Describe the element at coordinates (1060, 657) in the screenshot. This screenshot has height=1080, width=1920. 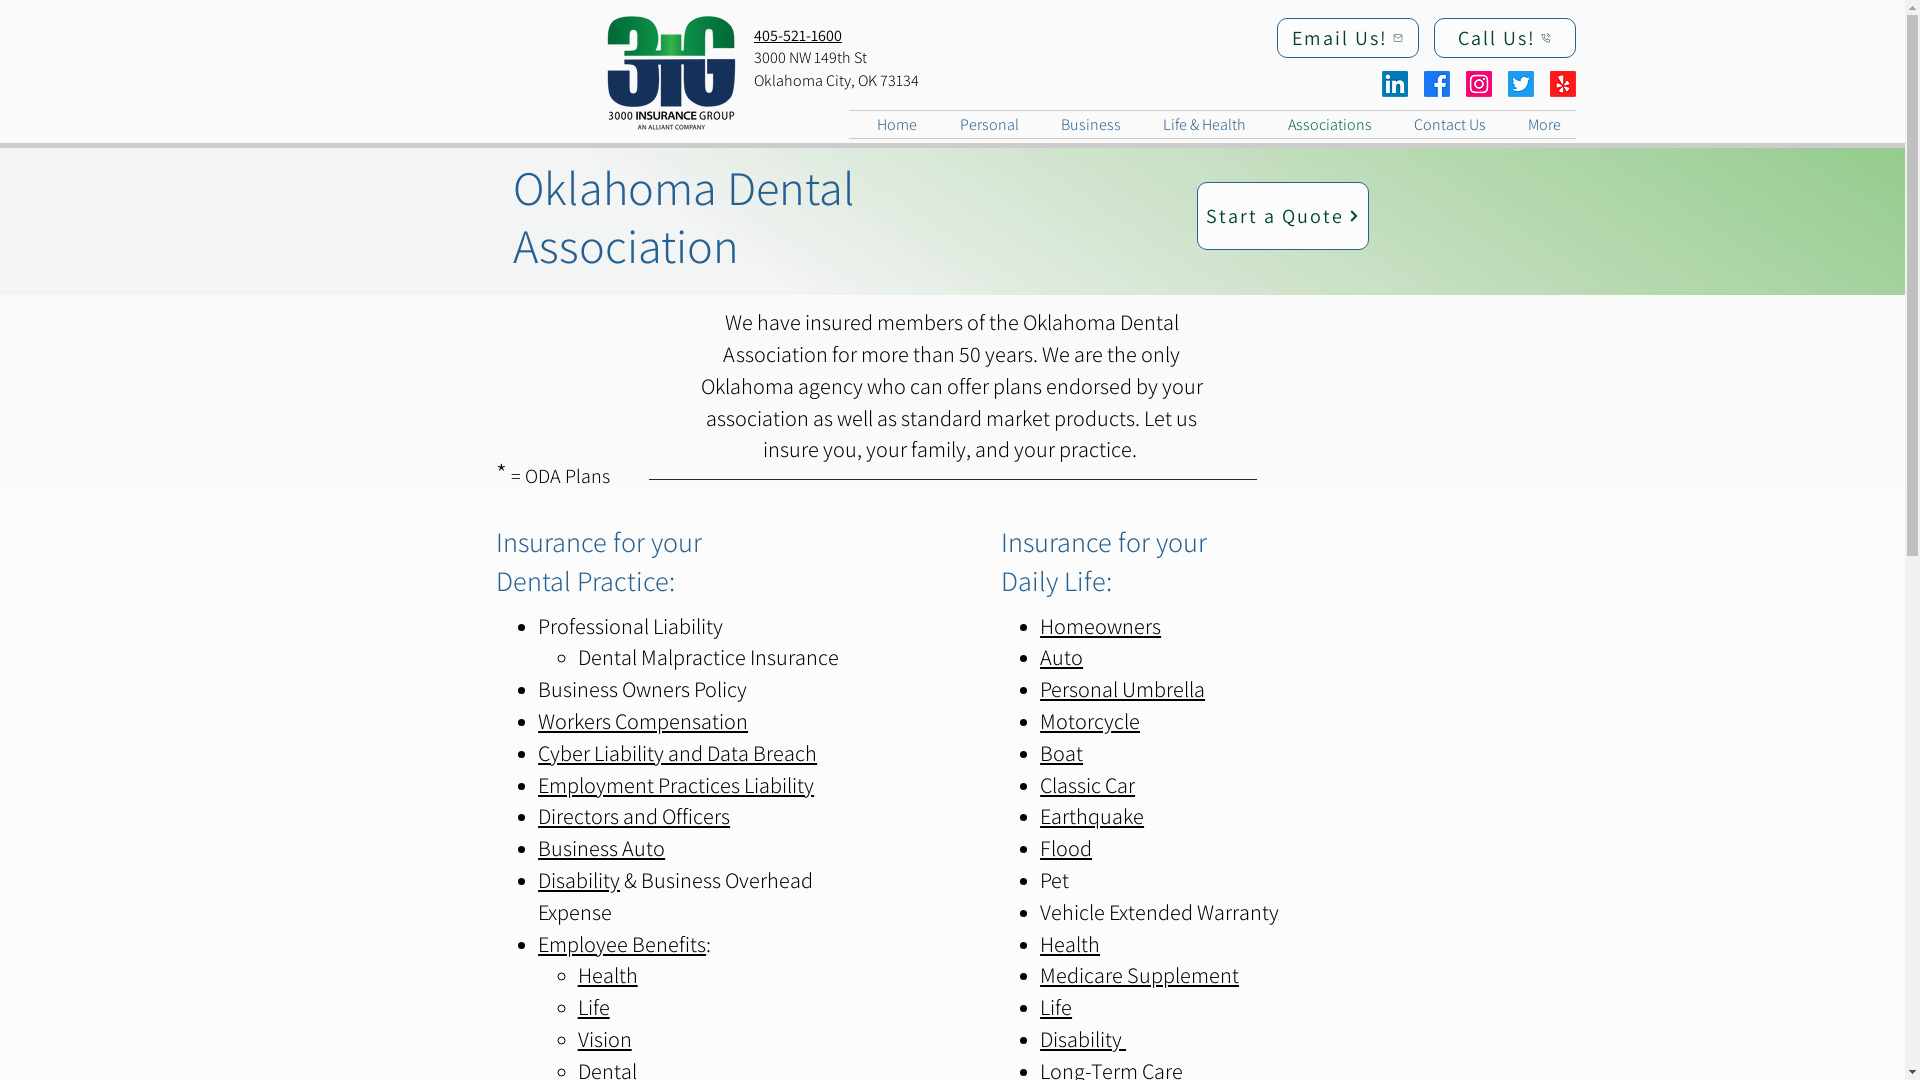
I see `'Auto'` at that location.